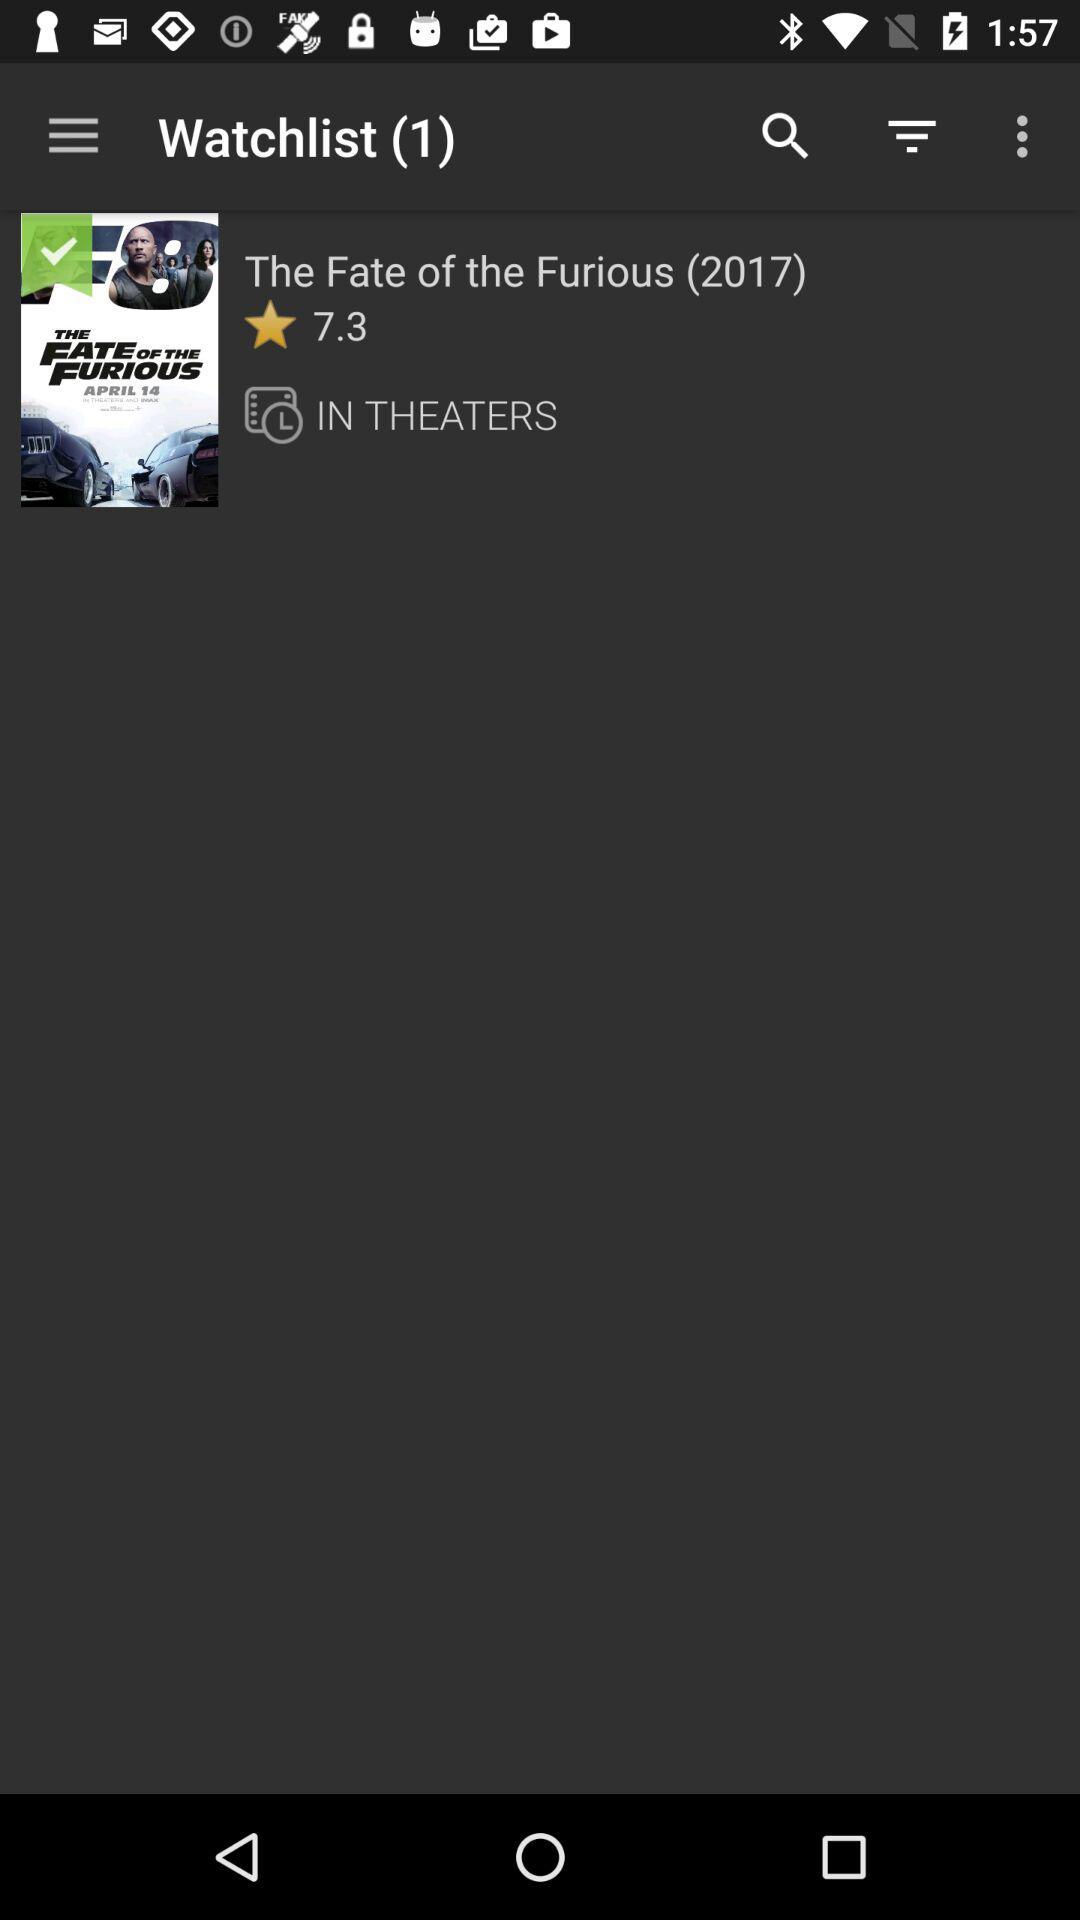 The image size is (1080, 1920). I want to click on icon below the 7.3 item, so click(280, 413).